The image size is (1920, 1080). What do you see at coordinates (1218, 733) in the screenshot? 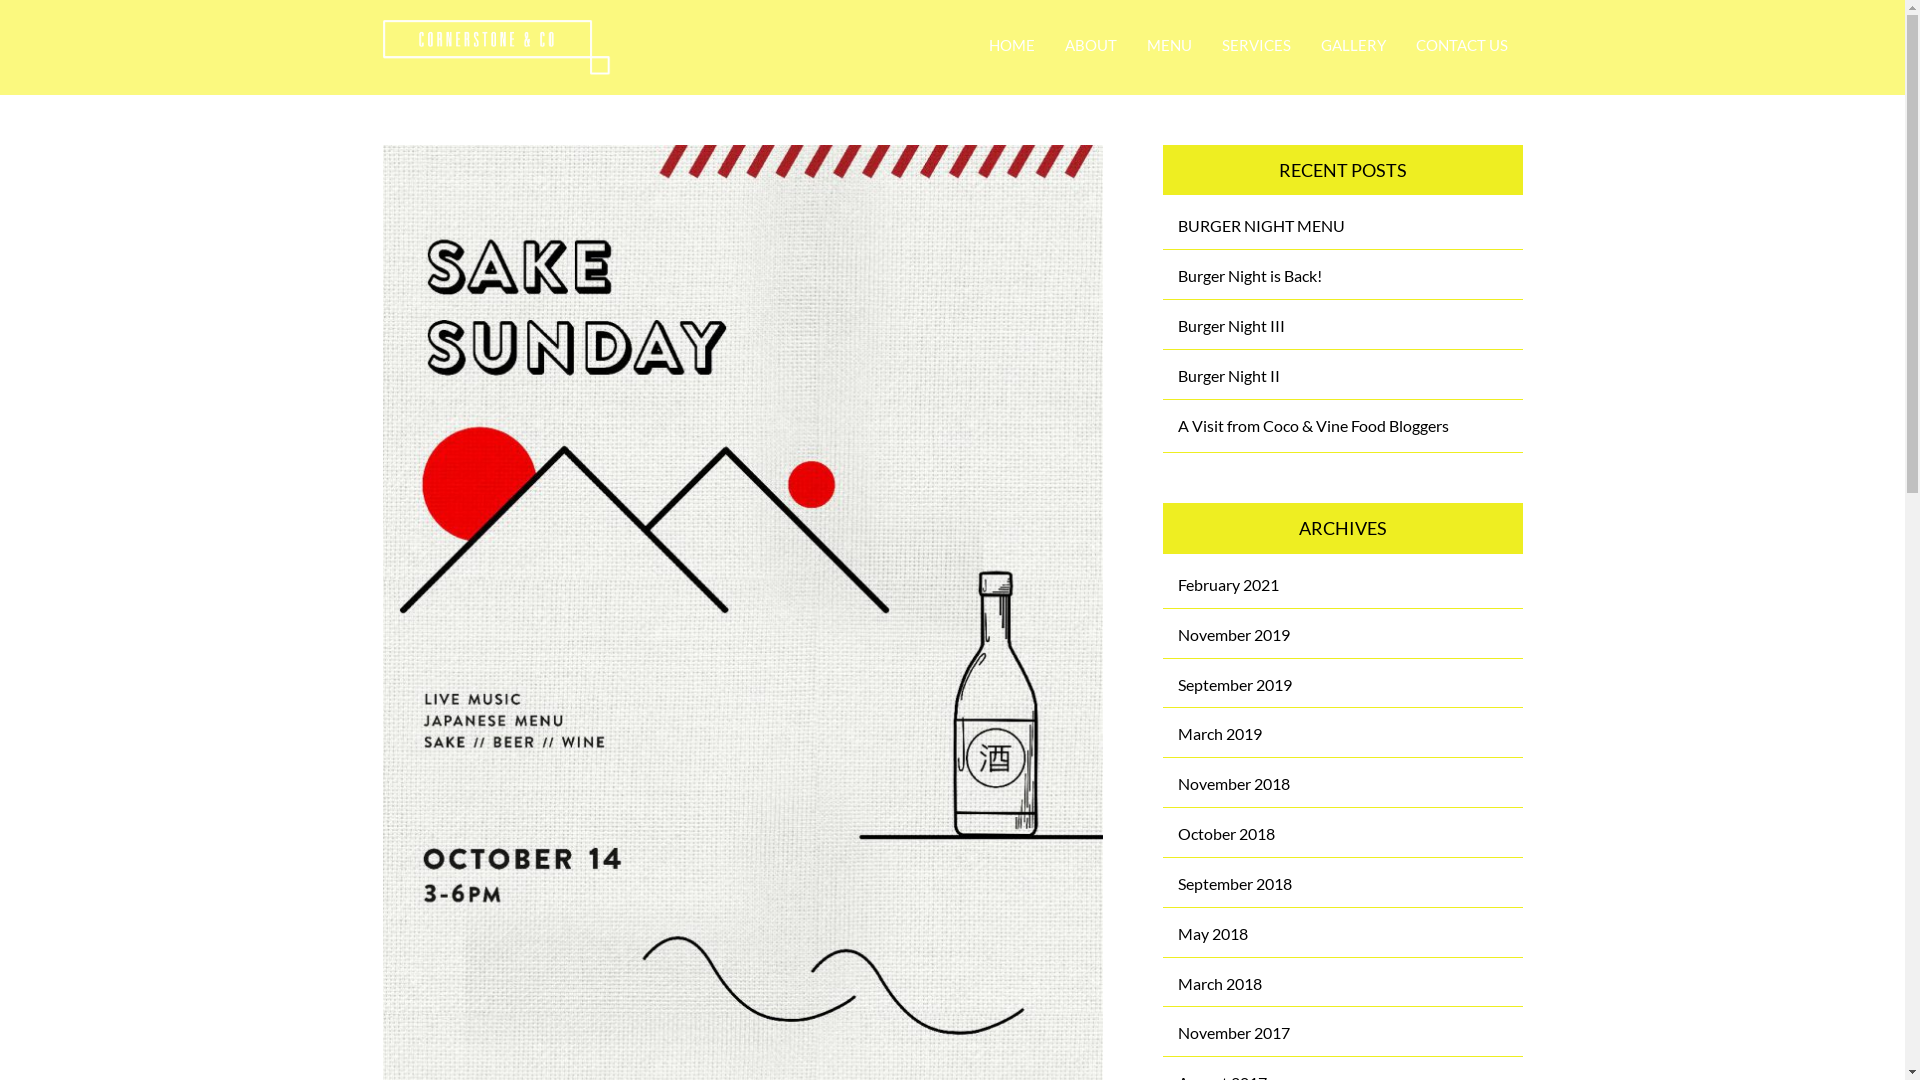
I see `'March 2019'` at bounding box center [1218, 733].